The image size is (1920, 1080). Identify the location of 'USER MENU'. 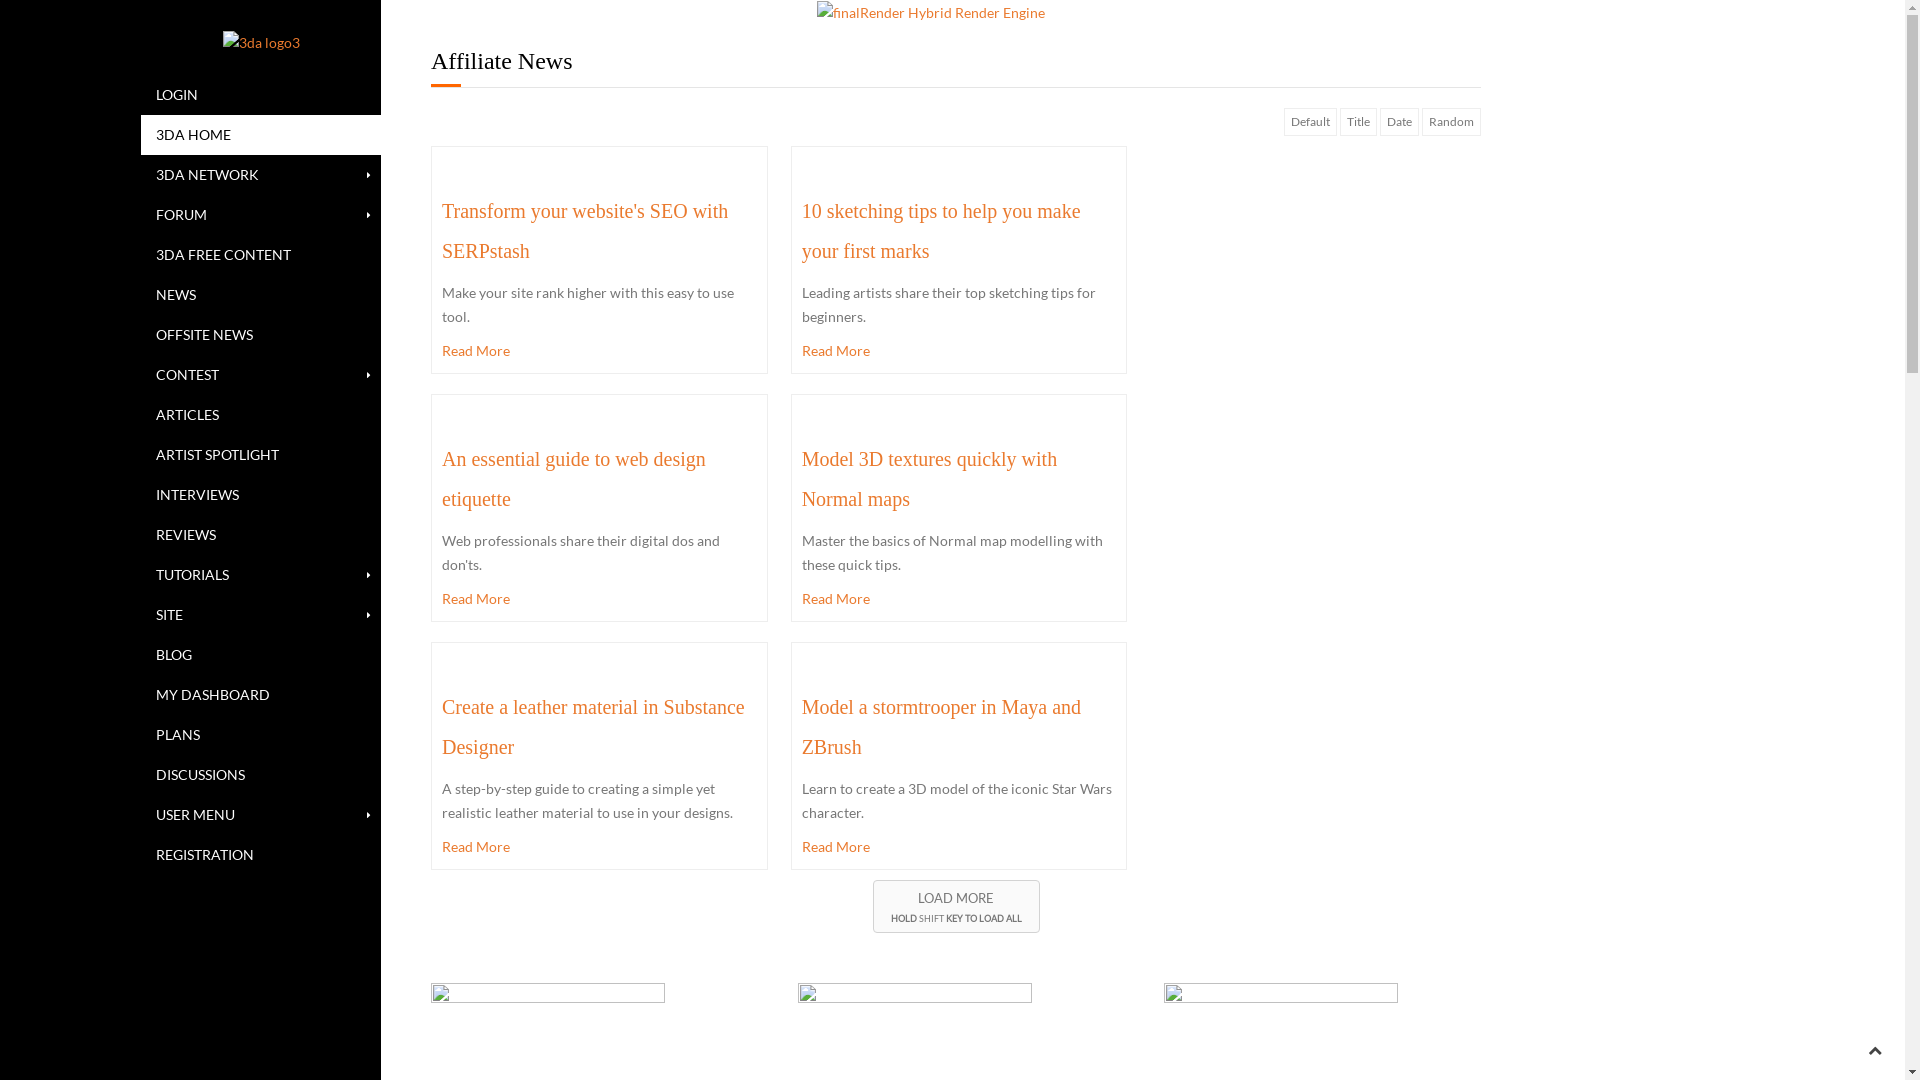
(259, 814).